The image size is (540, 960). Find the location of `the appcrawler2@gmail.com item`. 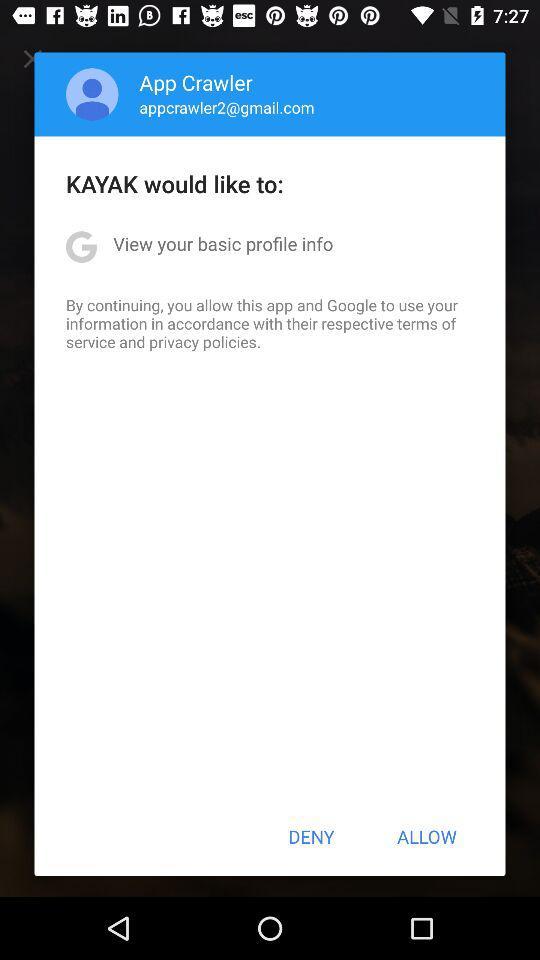

the appcrawler2@gmail.com item is located at coordinates (226, 107).